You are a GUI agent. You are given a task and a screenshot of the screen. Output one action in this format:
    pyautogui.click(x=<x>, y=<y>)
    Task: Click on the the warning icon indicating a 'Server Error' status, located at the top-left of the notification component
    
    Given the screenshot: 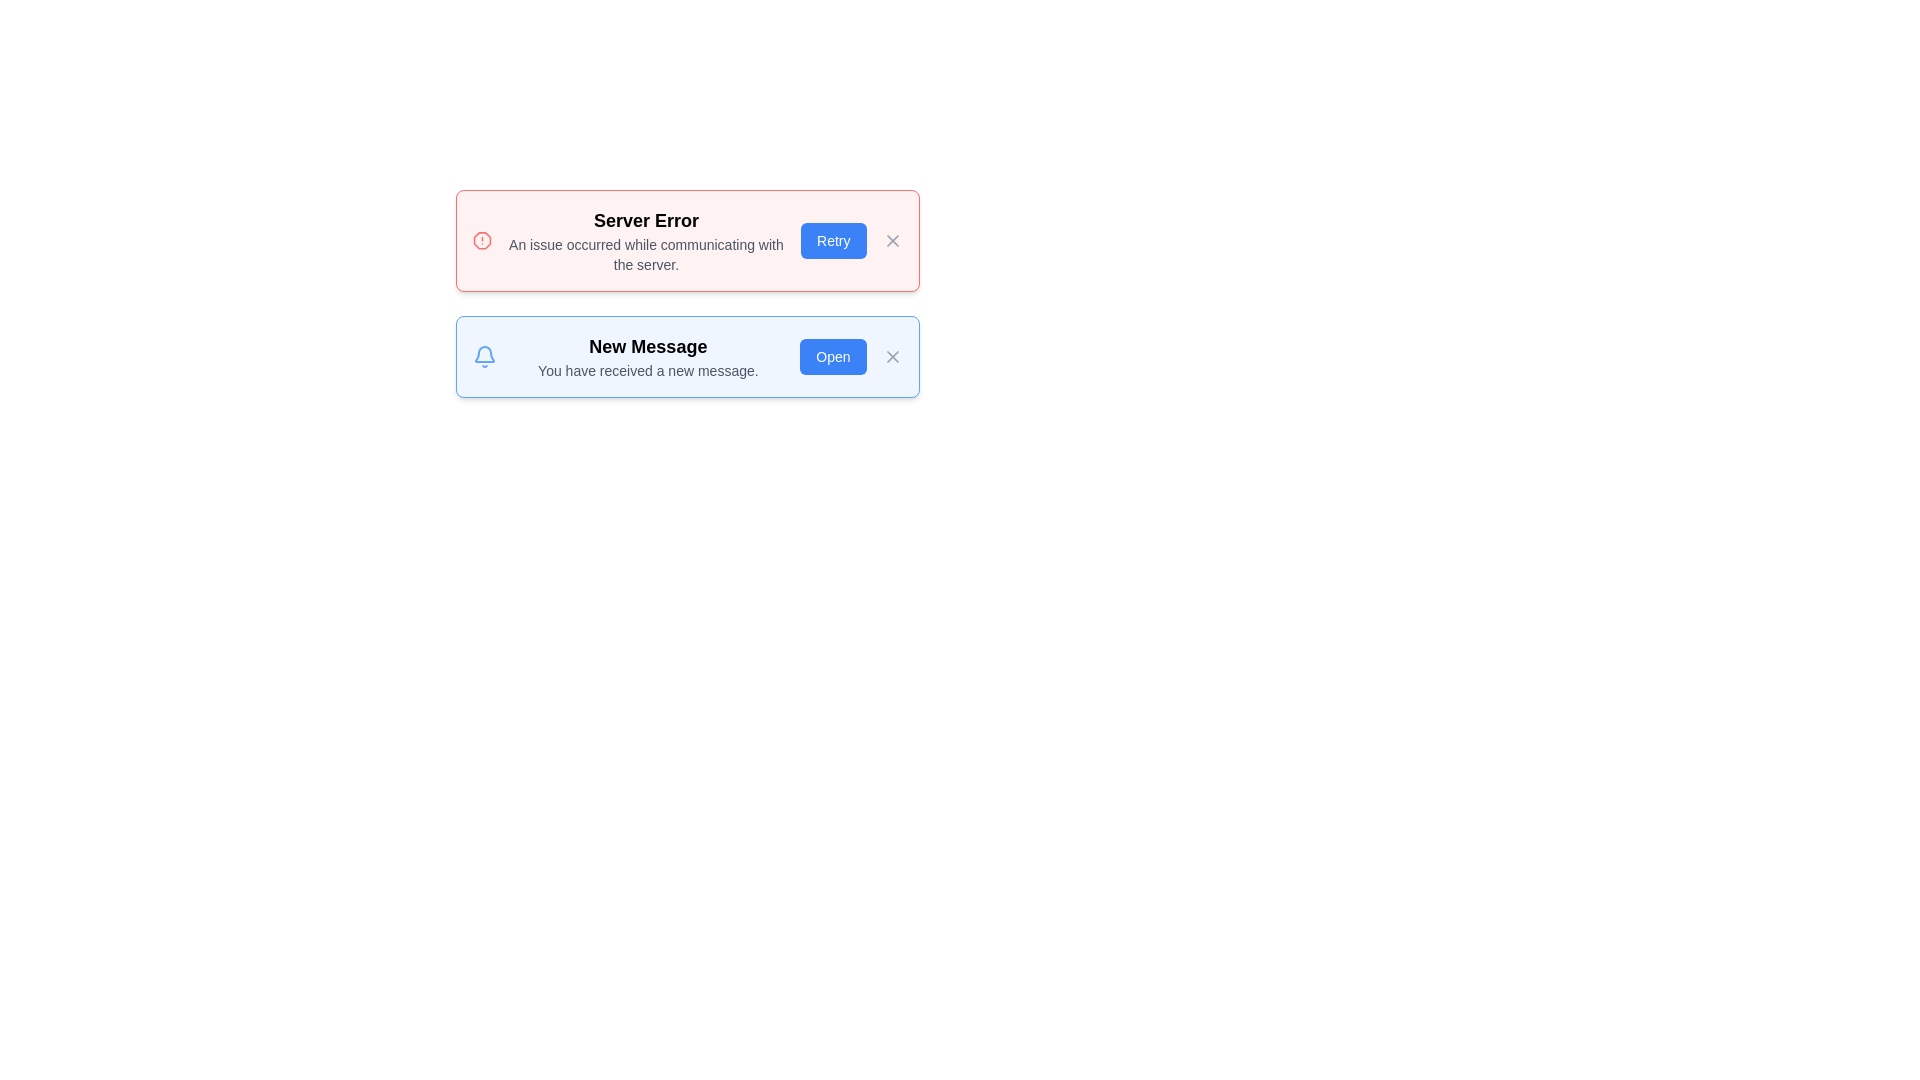 What is the action you would take?
    pyautogui.click(x=482, y=239)
    